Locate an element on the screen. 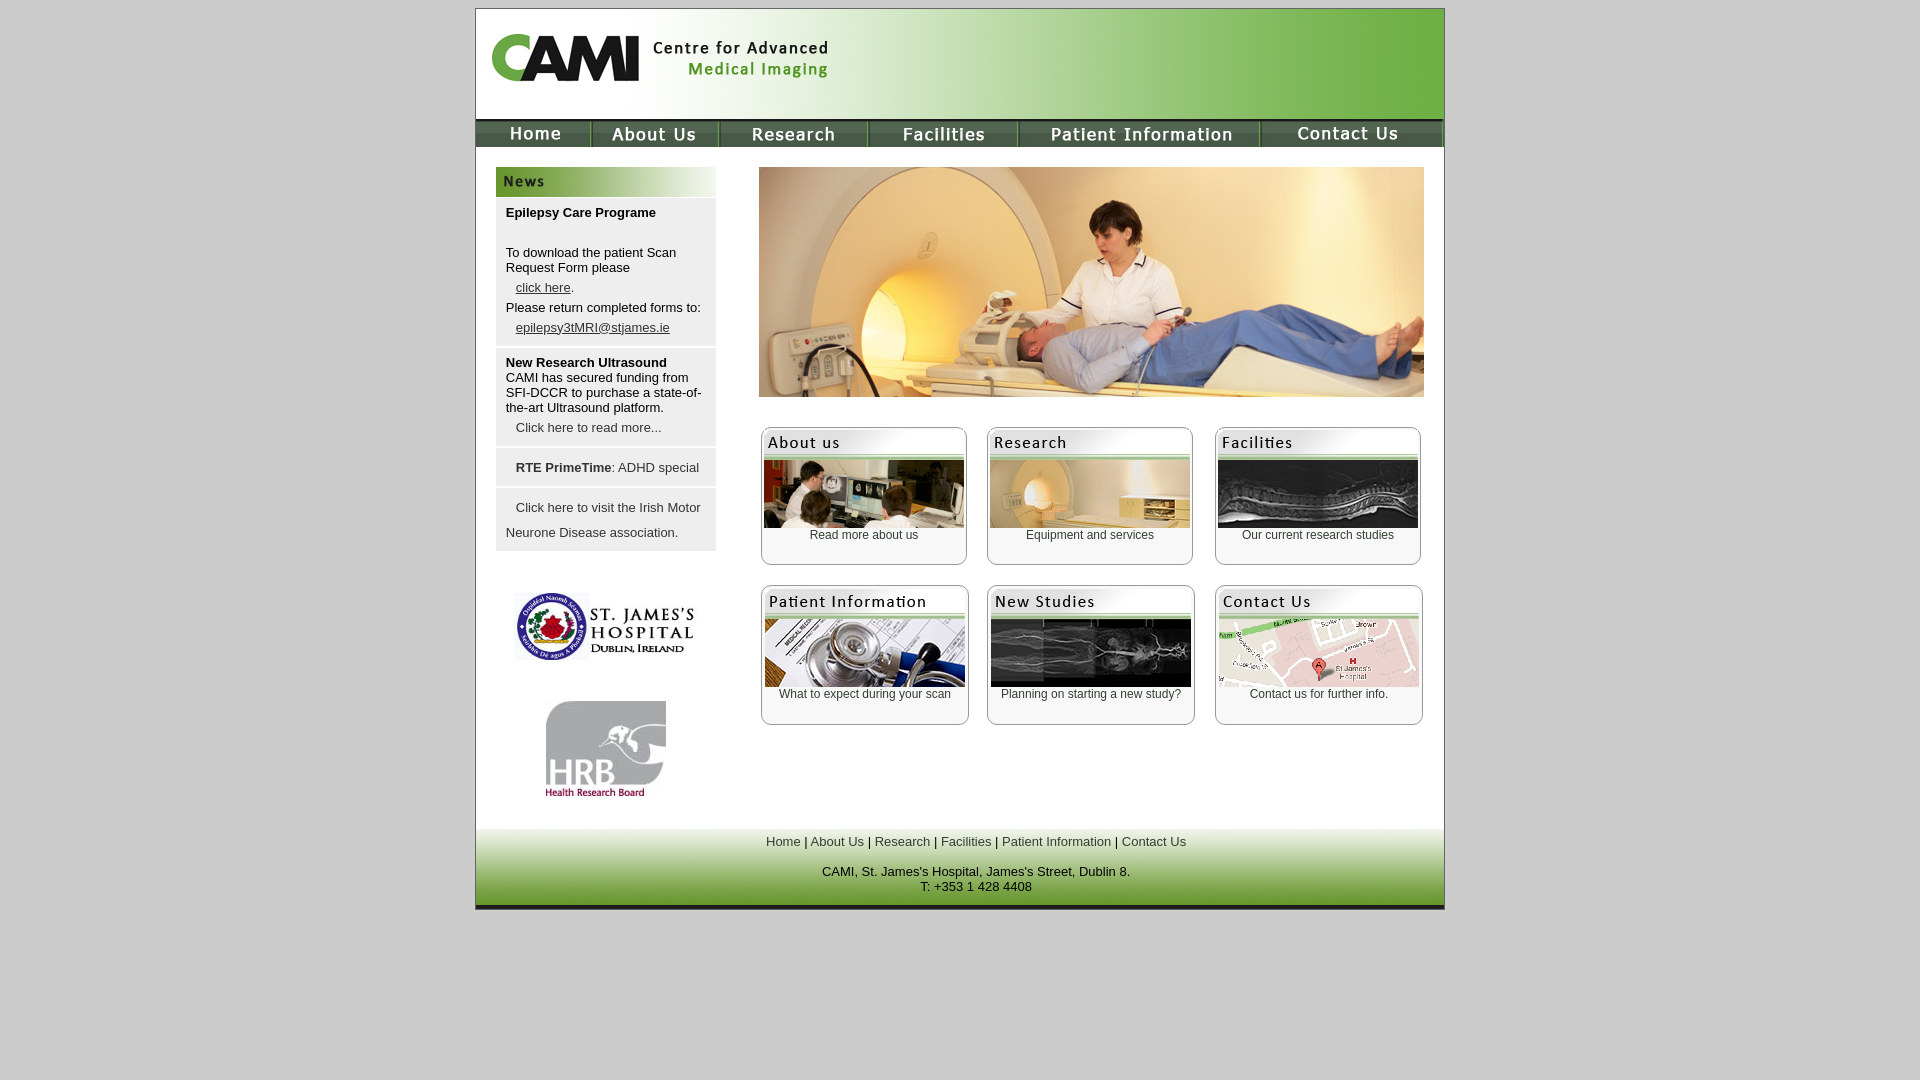  'About Us' is located at coordinates (837, 841).